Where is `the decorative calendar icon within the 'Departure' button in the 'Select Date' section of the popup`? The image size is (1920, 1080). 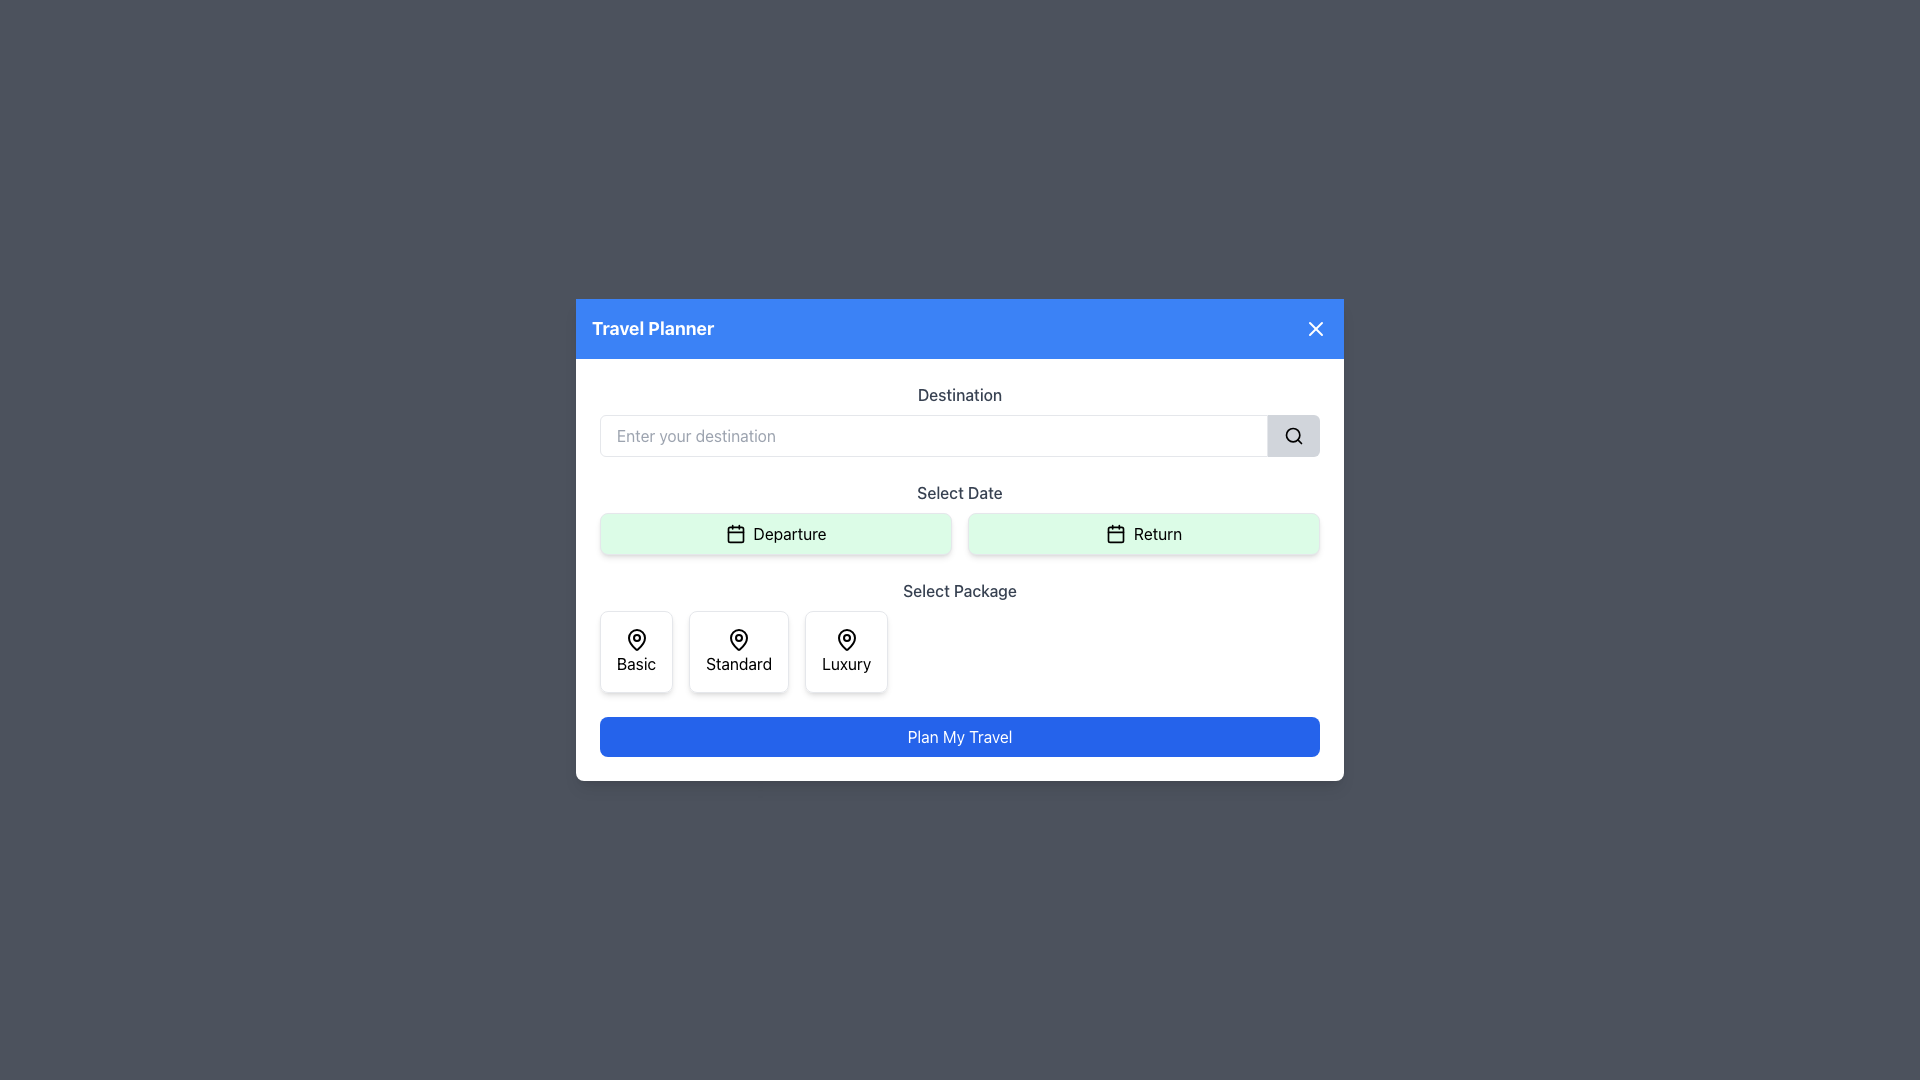 the decorative calendar icon within the 'Departure' button in the 'Select Date' section of the popup is located at coordinates (734, 533).